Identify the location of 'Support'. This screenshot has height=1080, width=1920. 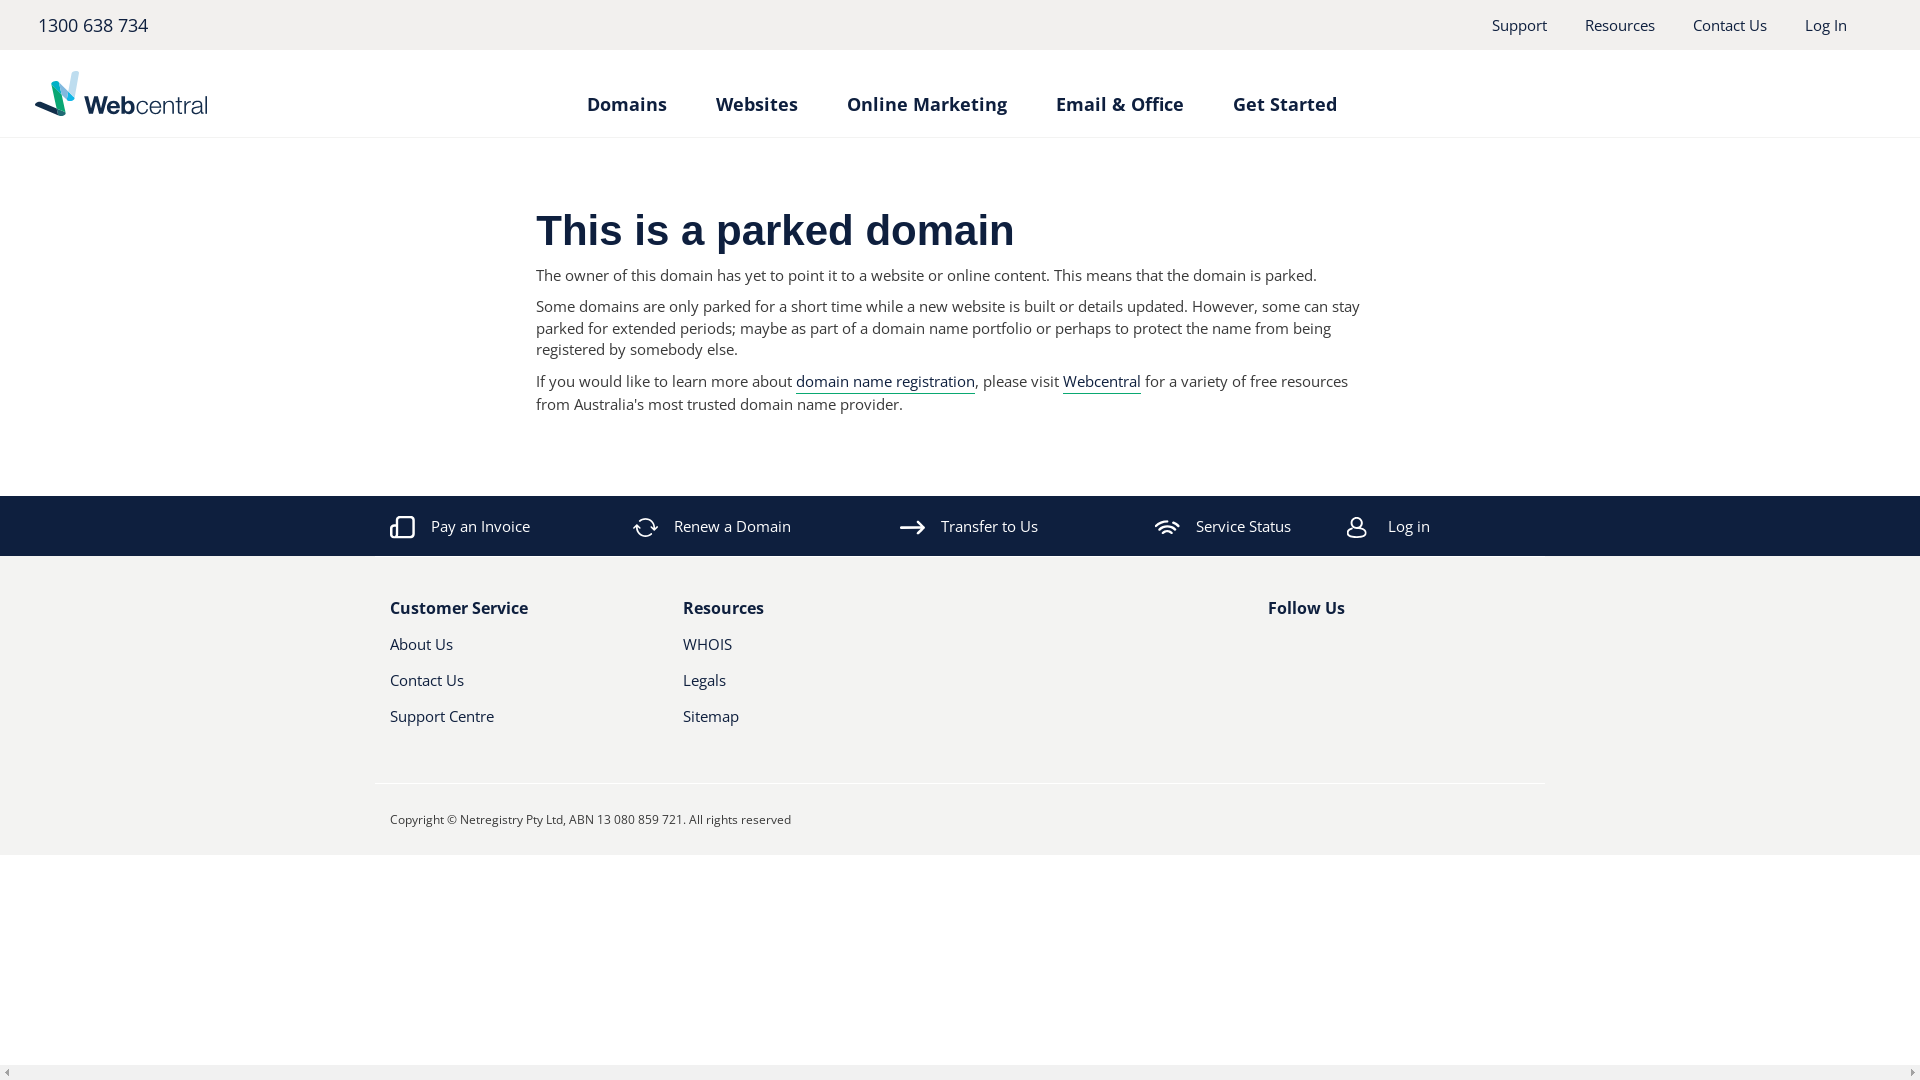
(1519, 24).